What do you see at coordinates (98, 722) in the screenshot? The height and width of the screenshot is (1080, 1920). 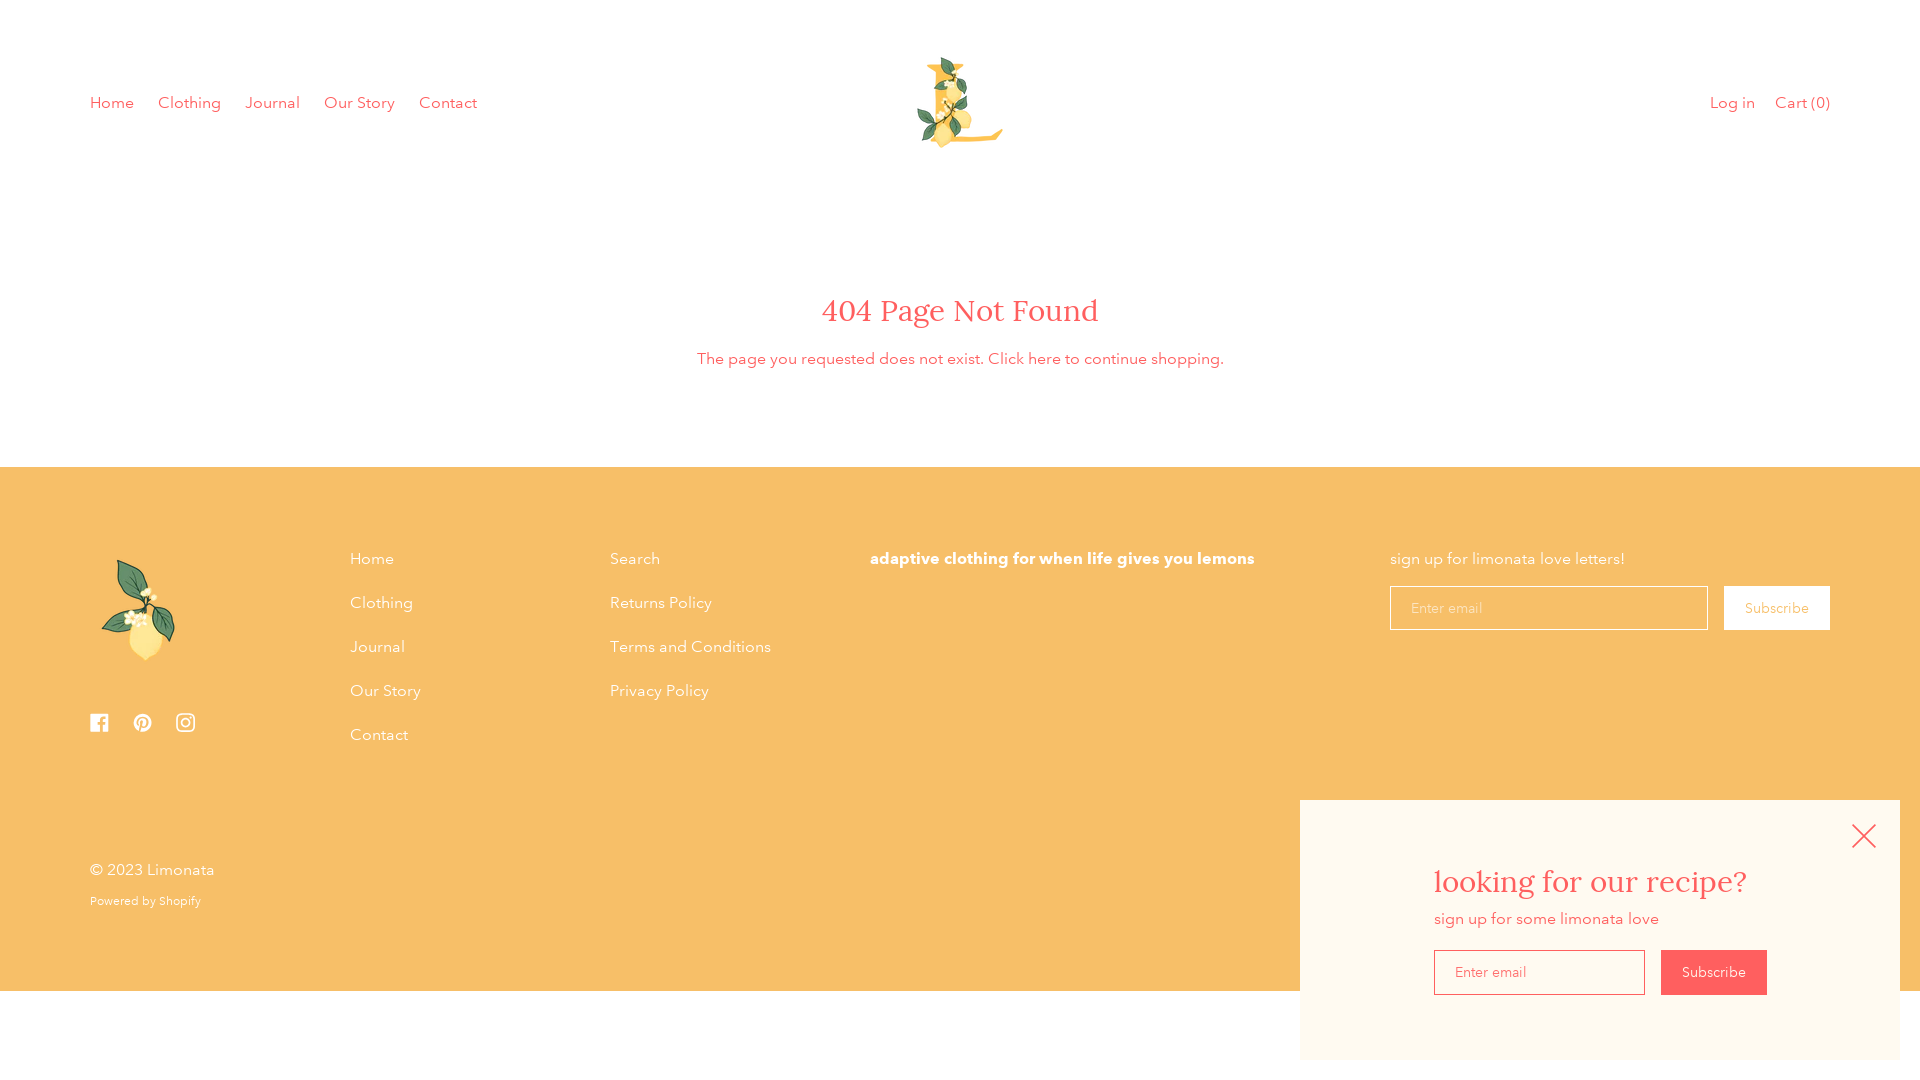 I see `'Facebook'` at bounding box center [98, 722].